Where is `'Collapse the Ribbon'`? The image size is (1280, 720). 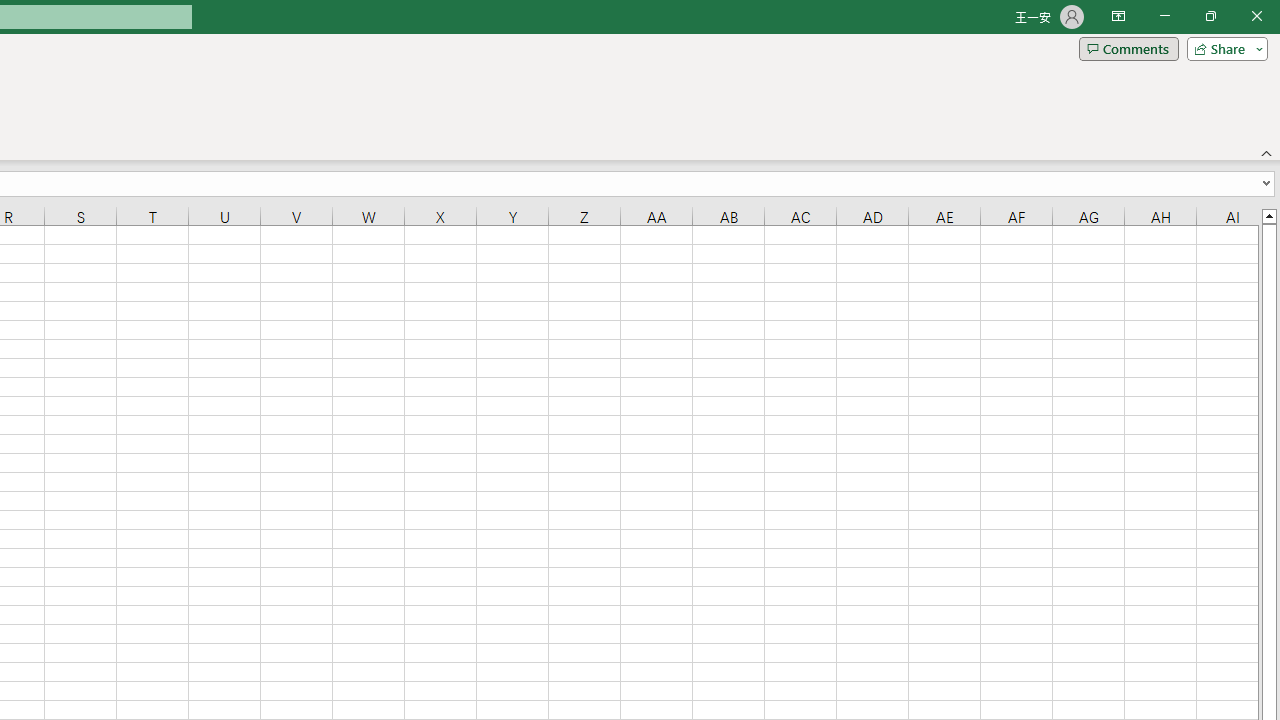 'Collapse the Ribbon' is located at coordinates (1266, 152).